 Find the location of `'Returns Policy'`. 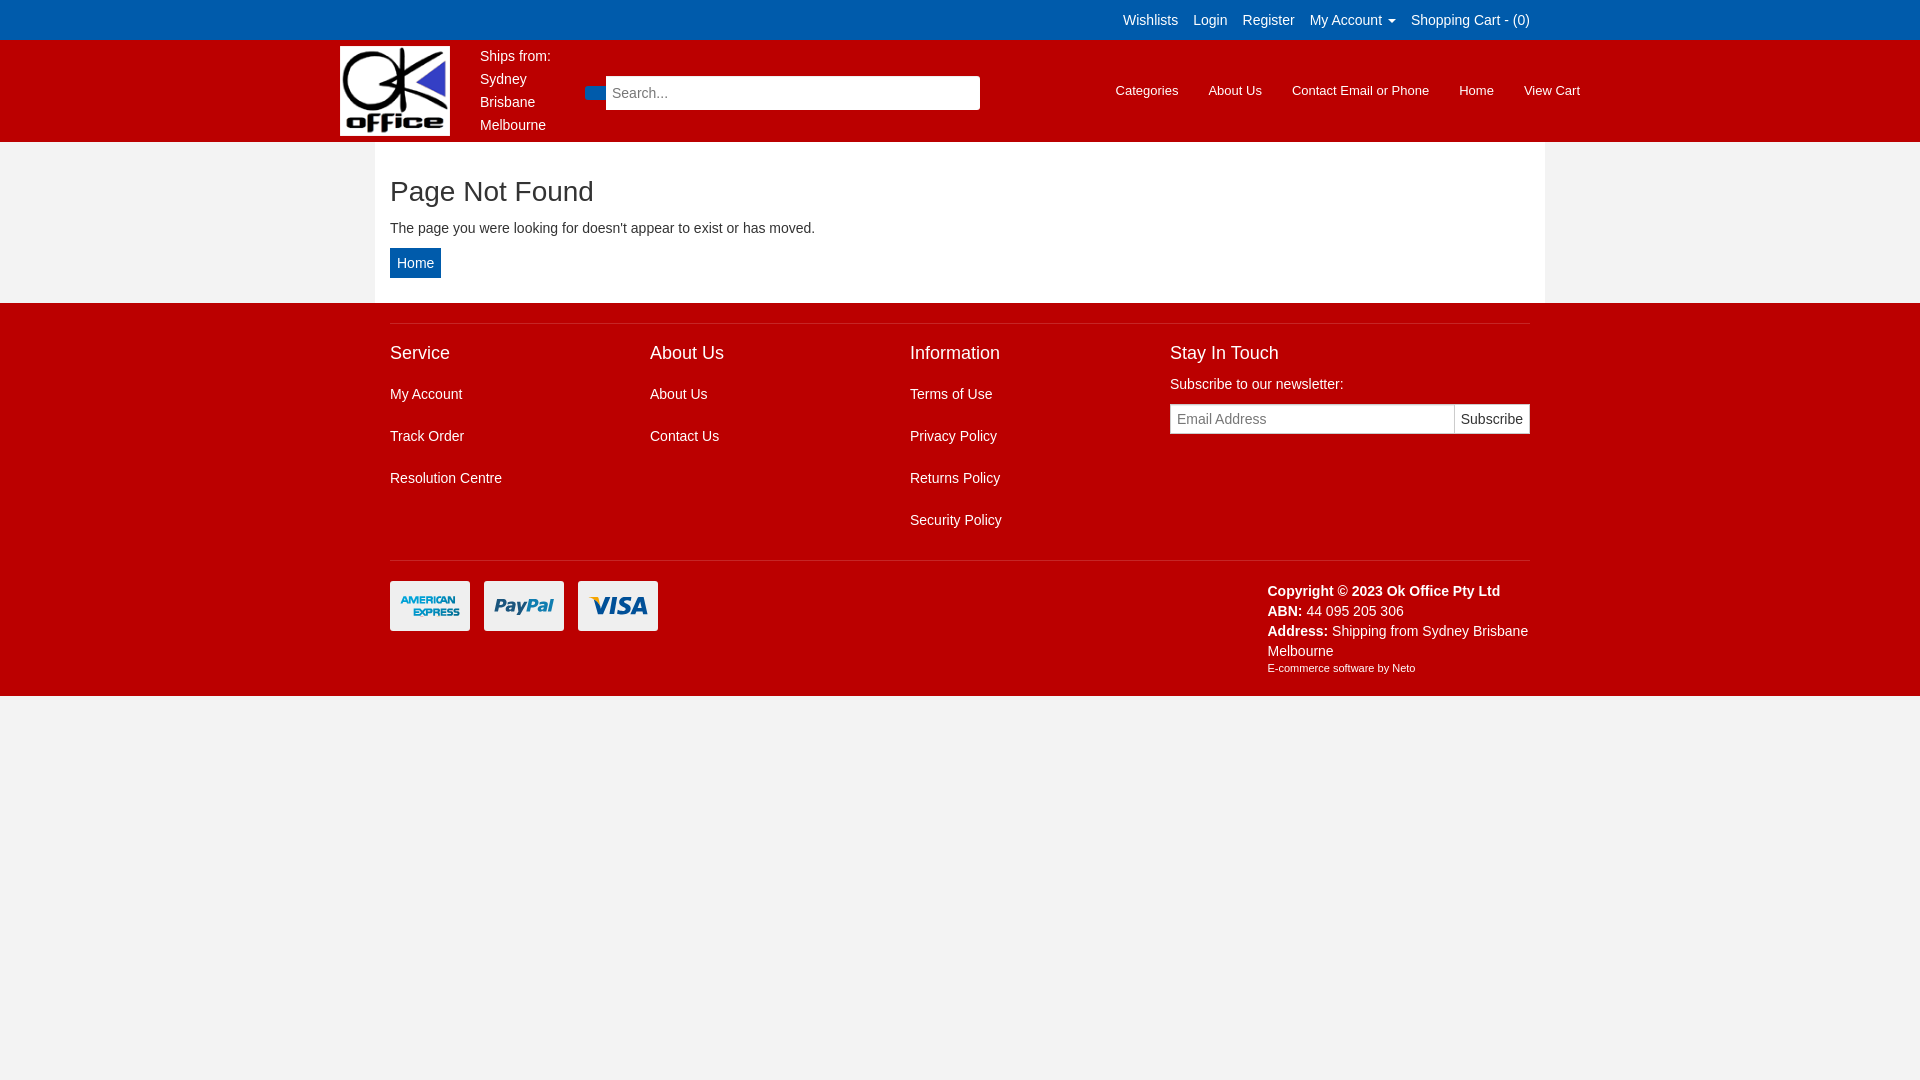

'Returns Policy' is located at coordinates (893, 478).